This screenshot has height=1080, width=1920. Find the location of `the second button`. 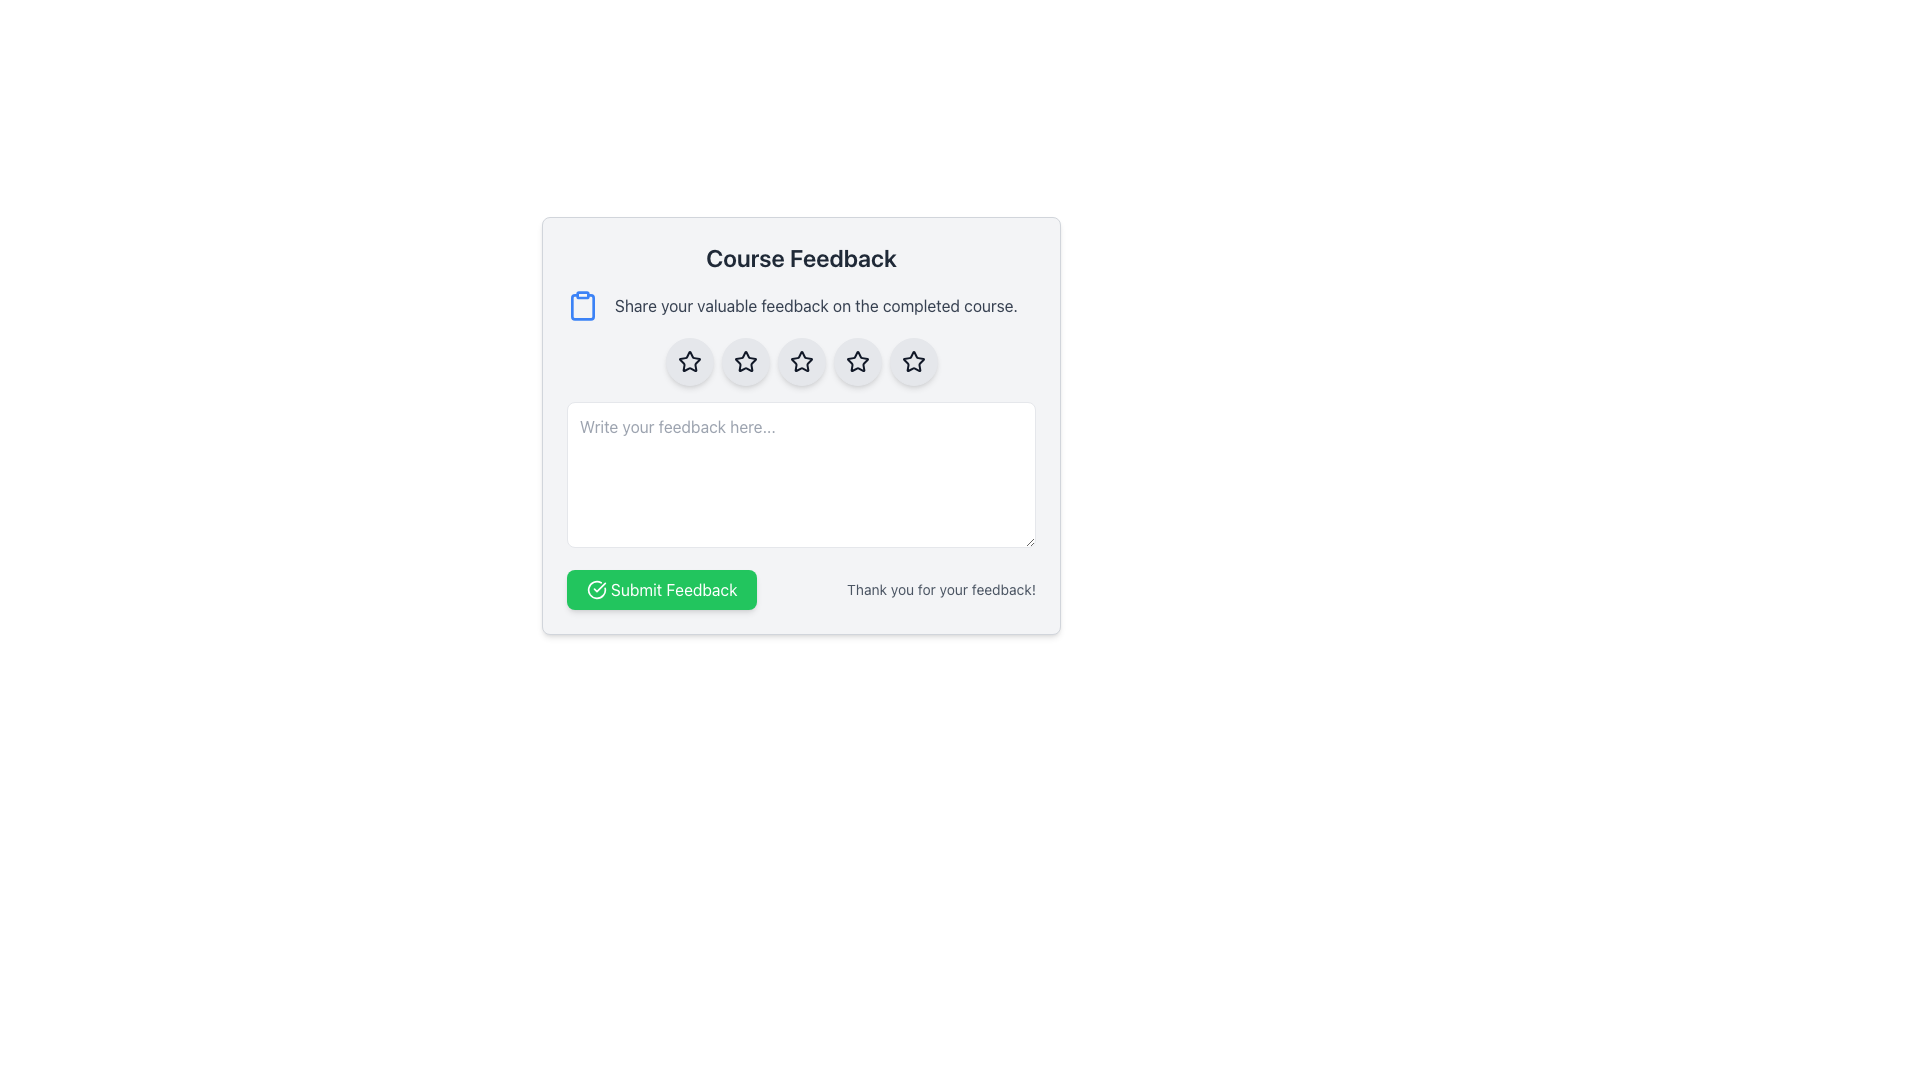

the second button is located at coordinates (744, 362).